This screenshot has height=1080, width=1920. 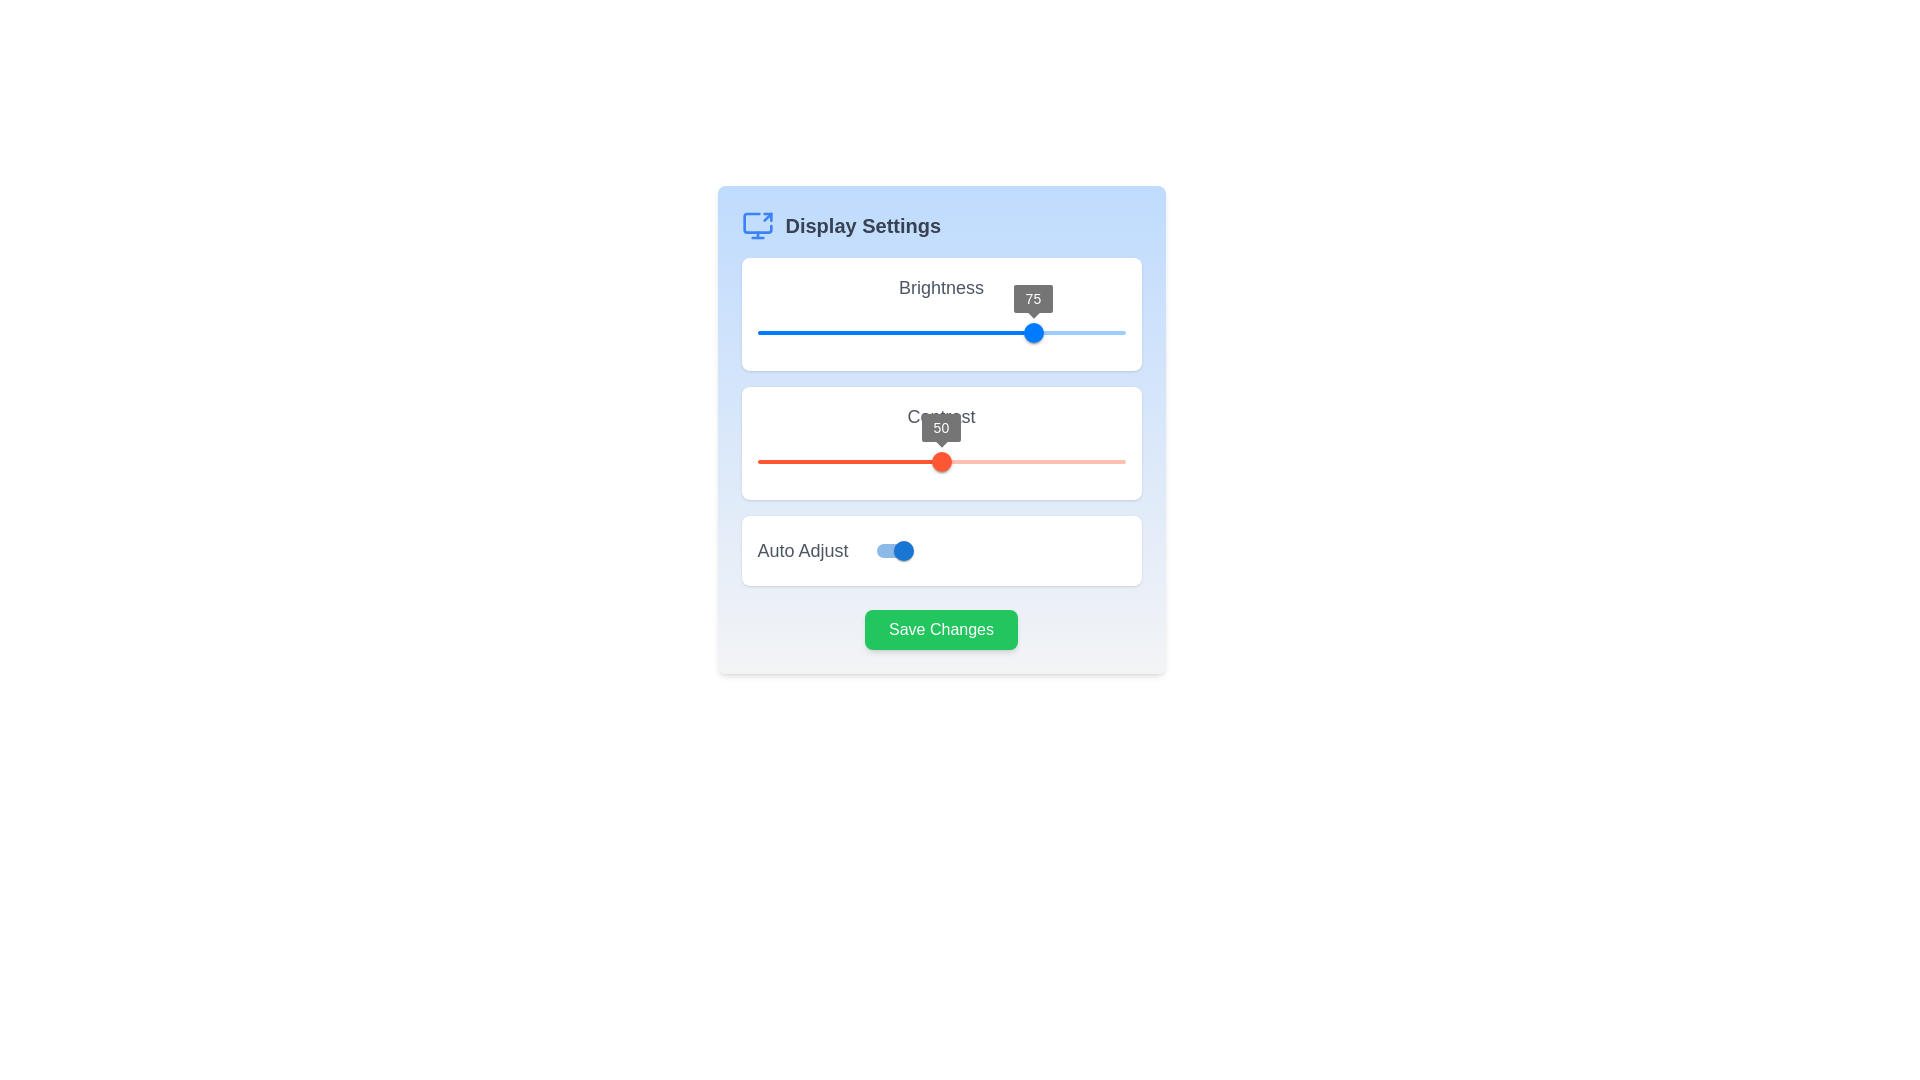 I want to click on the brightness level, so click(x=1043, y=331).